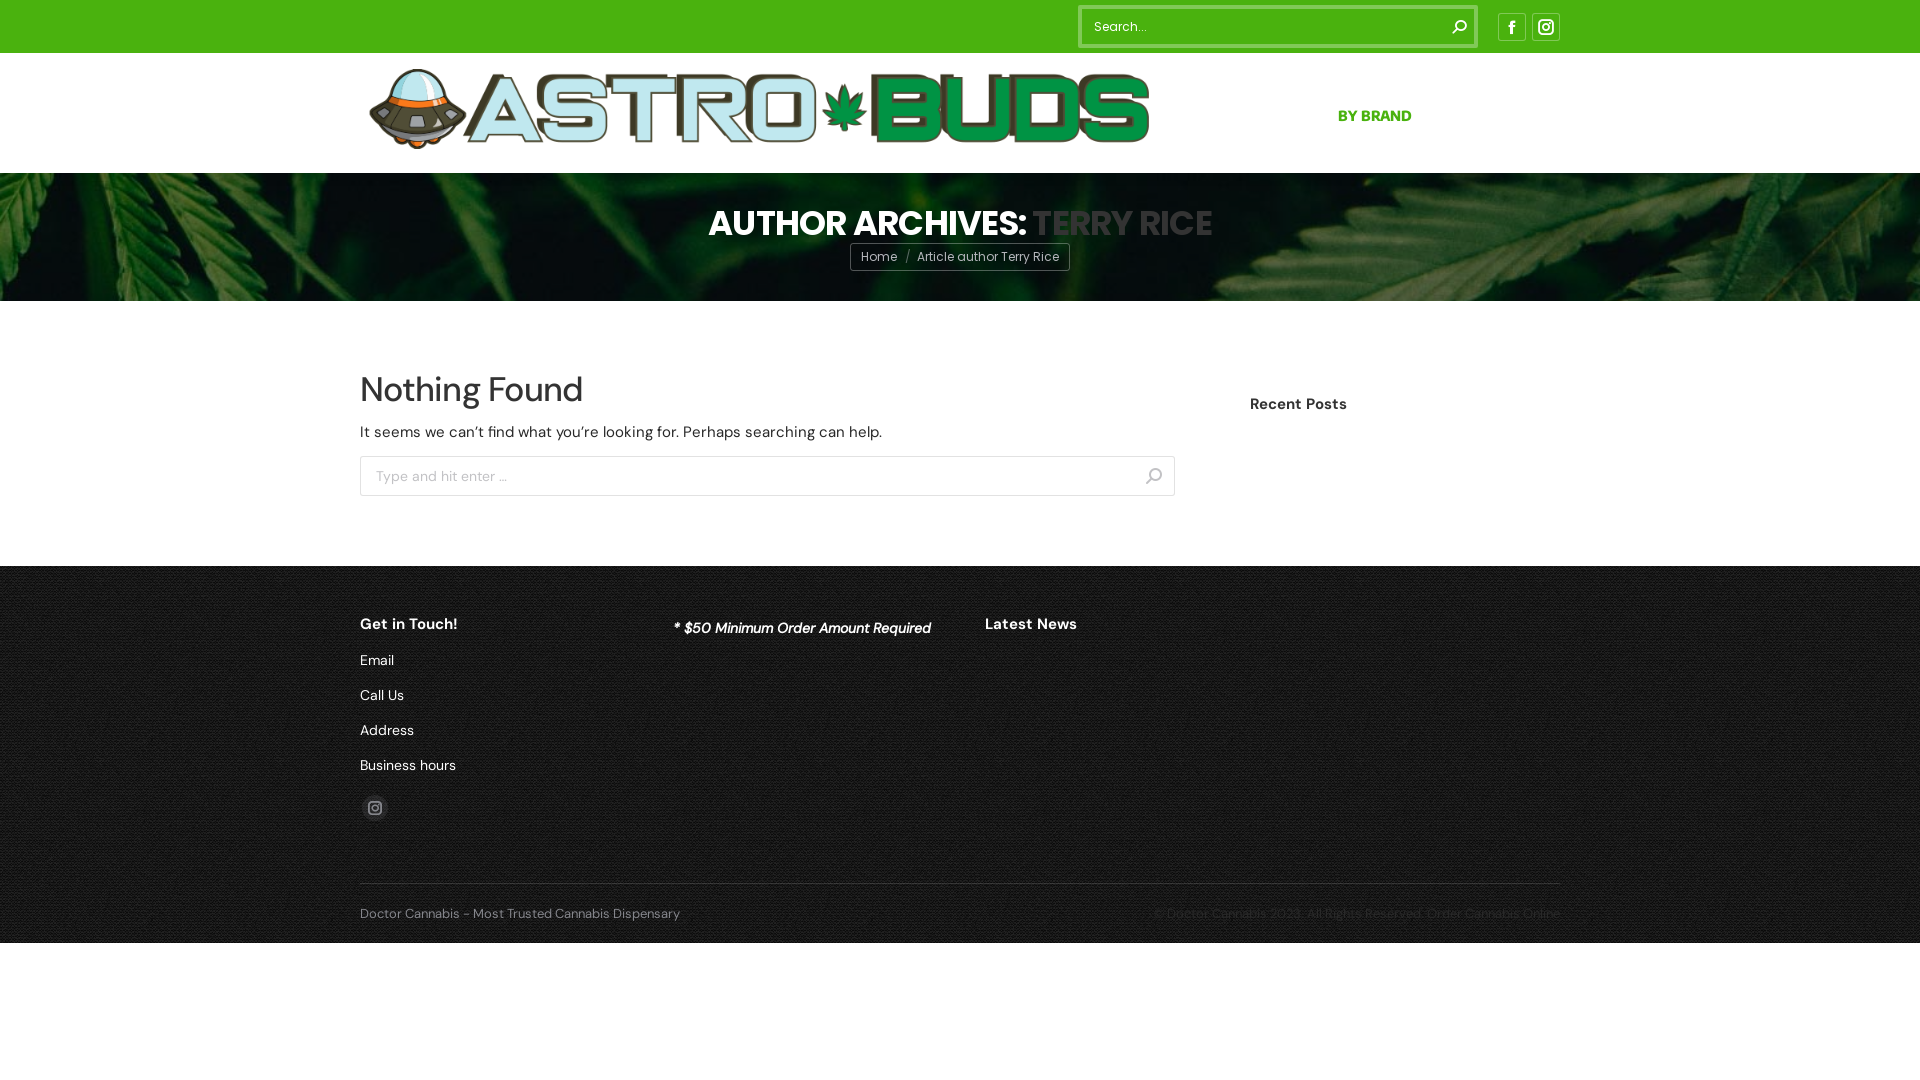  Describe the element at coordinates (374, 806) in the screenshot. I see `'Instagram page opens in new window'` at that location.